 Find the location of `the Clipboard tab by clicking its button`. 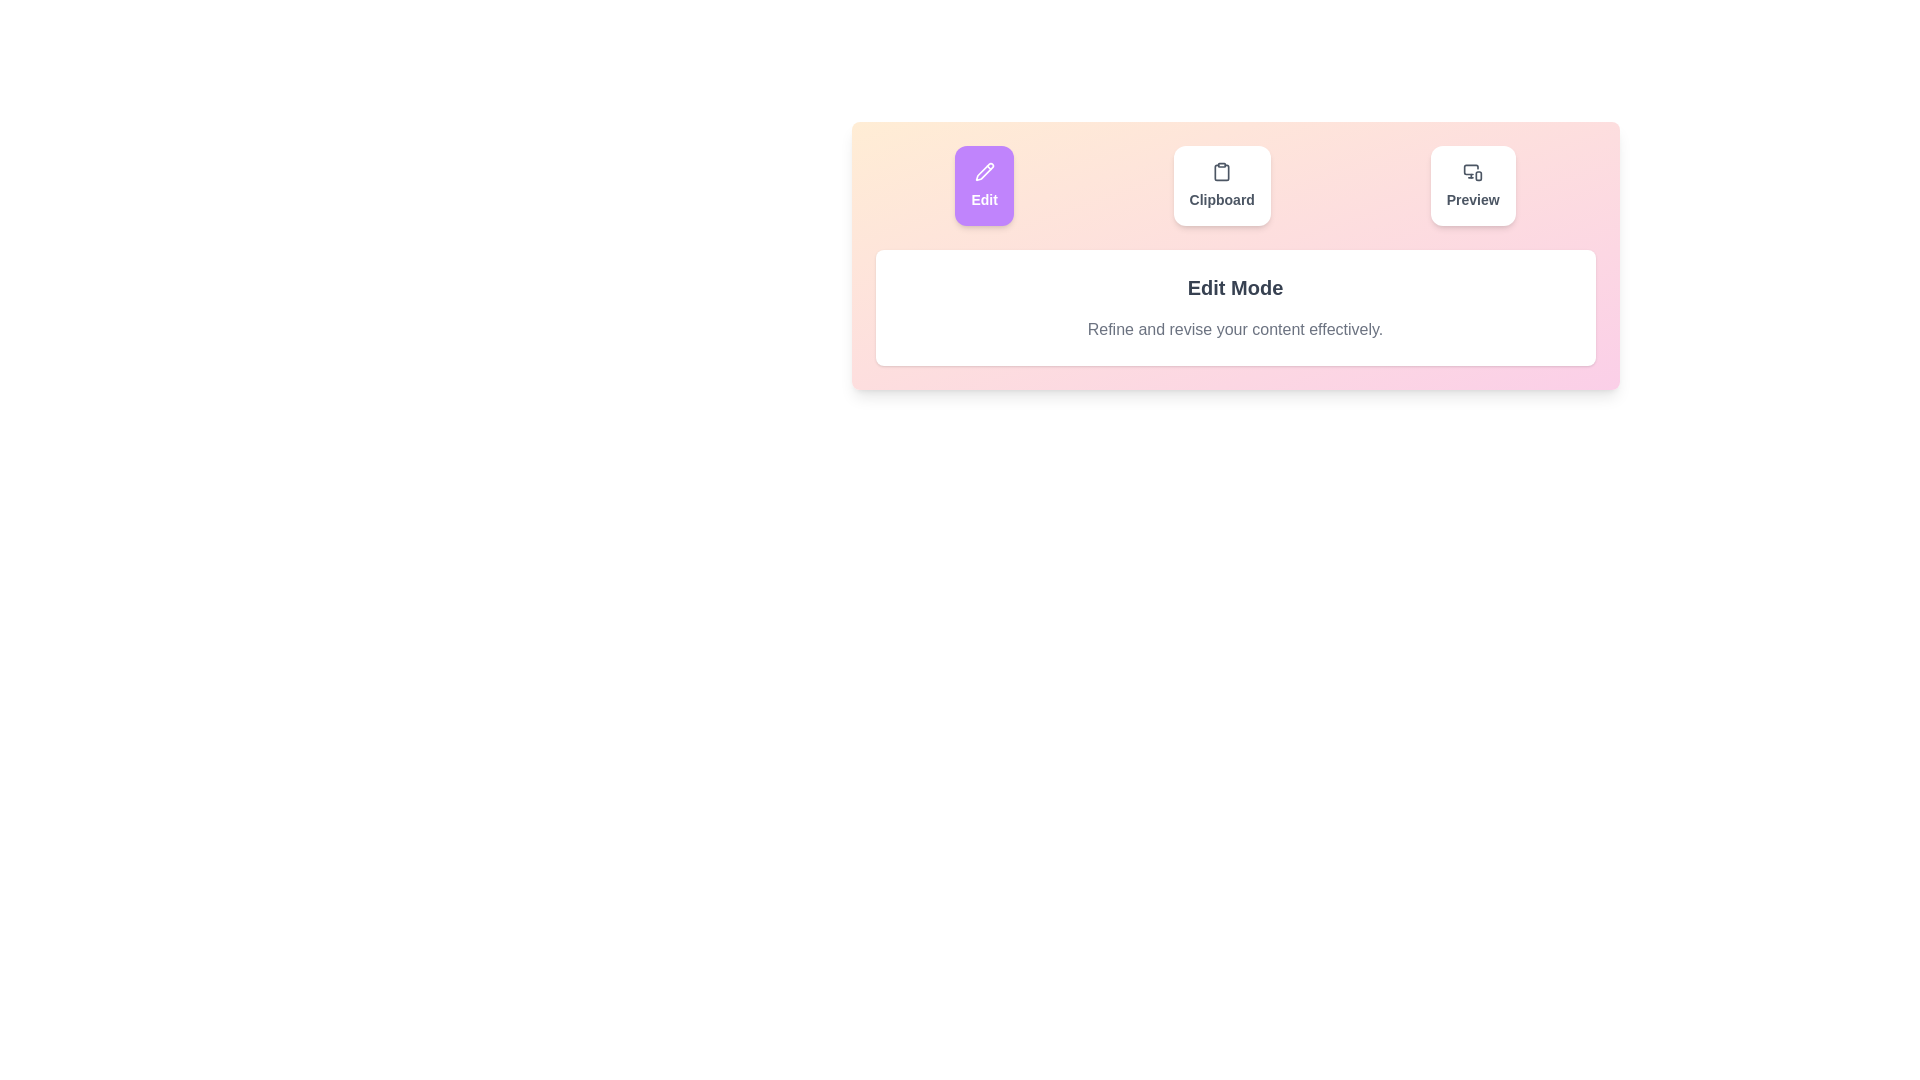

the Clipboard tab by clicking its button is located at coordinates (1221, 185).